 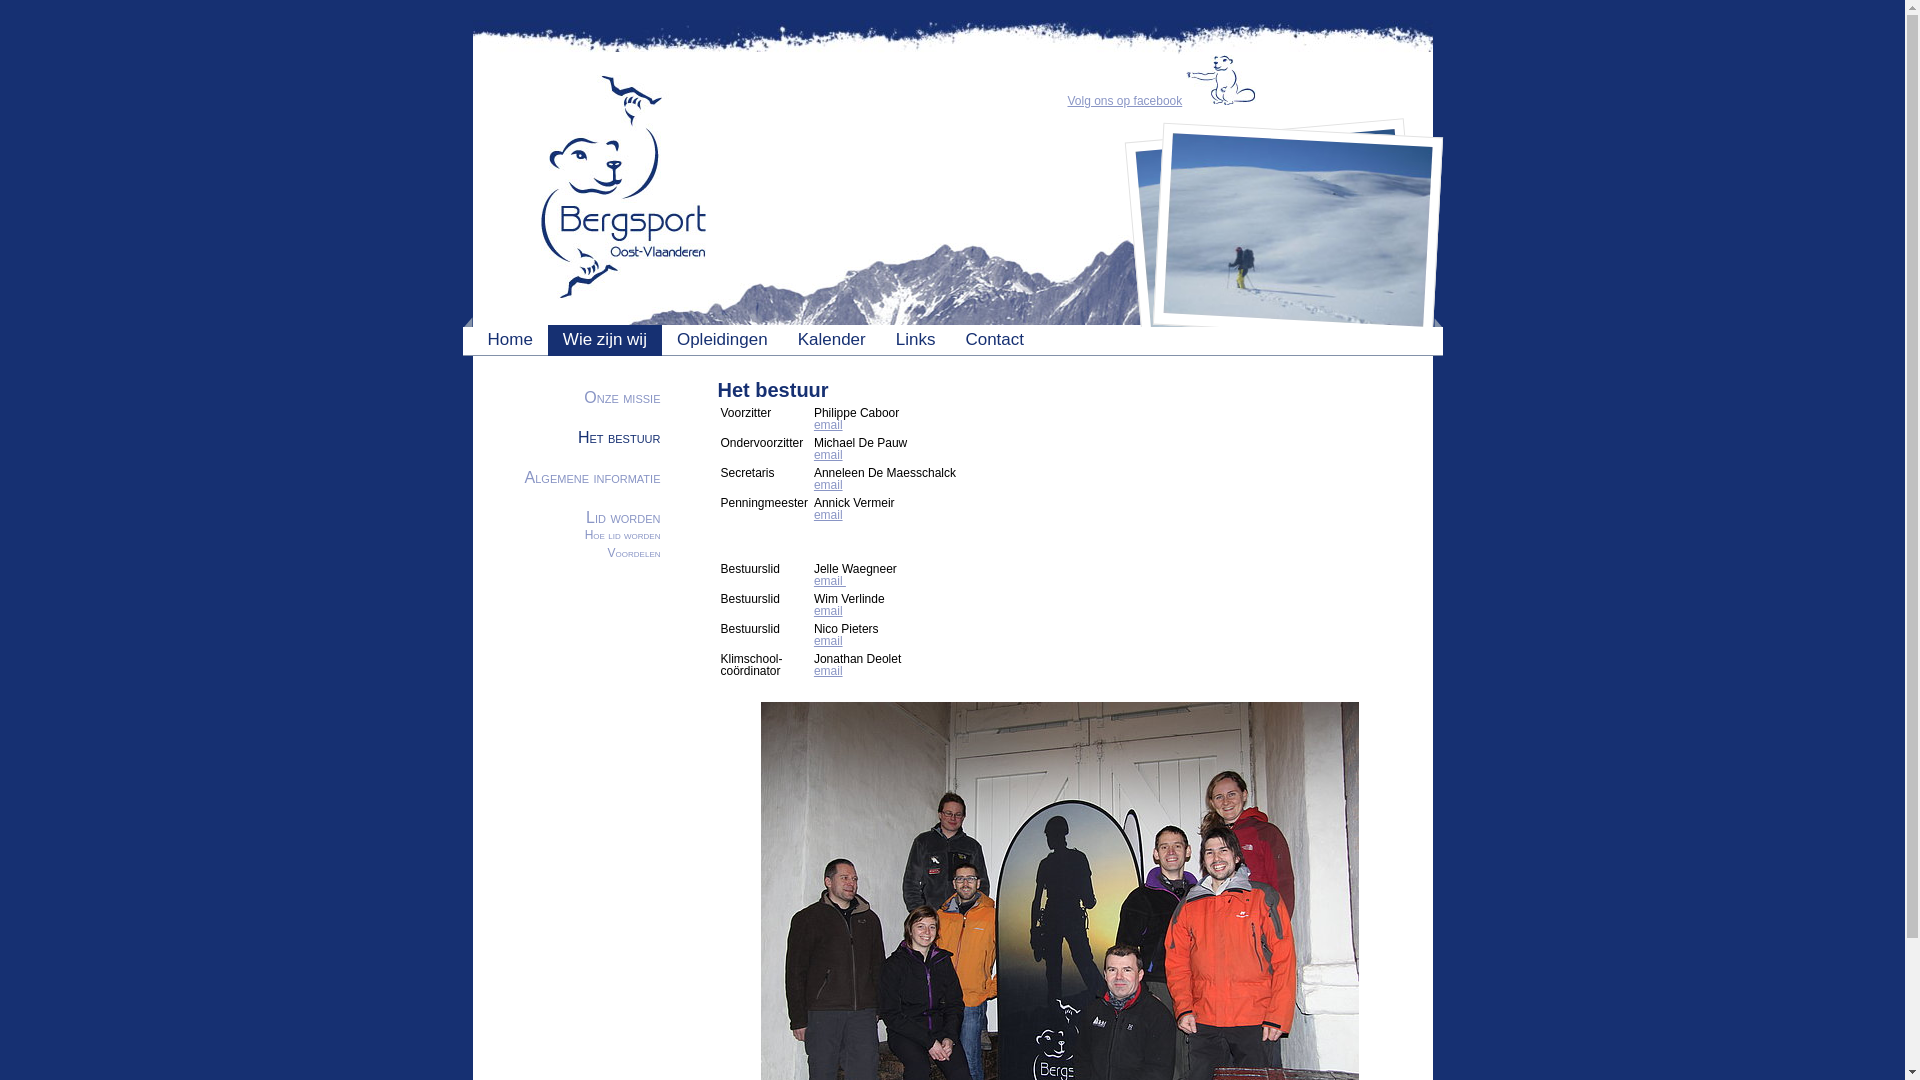 What do you see at coordinates (621, 397) in the screenshot?
I see `'Onze missie'` at bounding box center [621, 397].